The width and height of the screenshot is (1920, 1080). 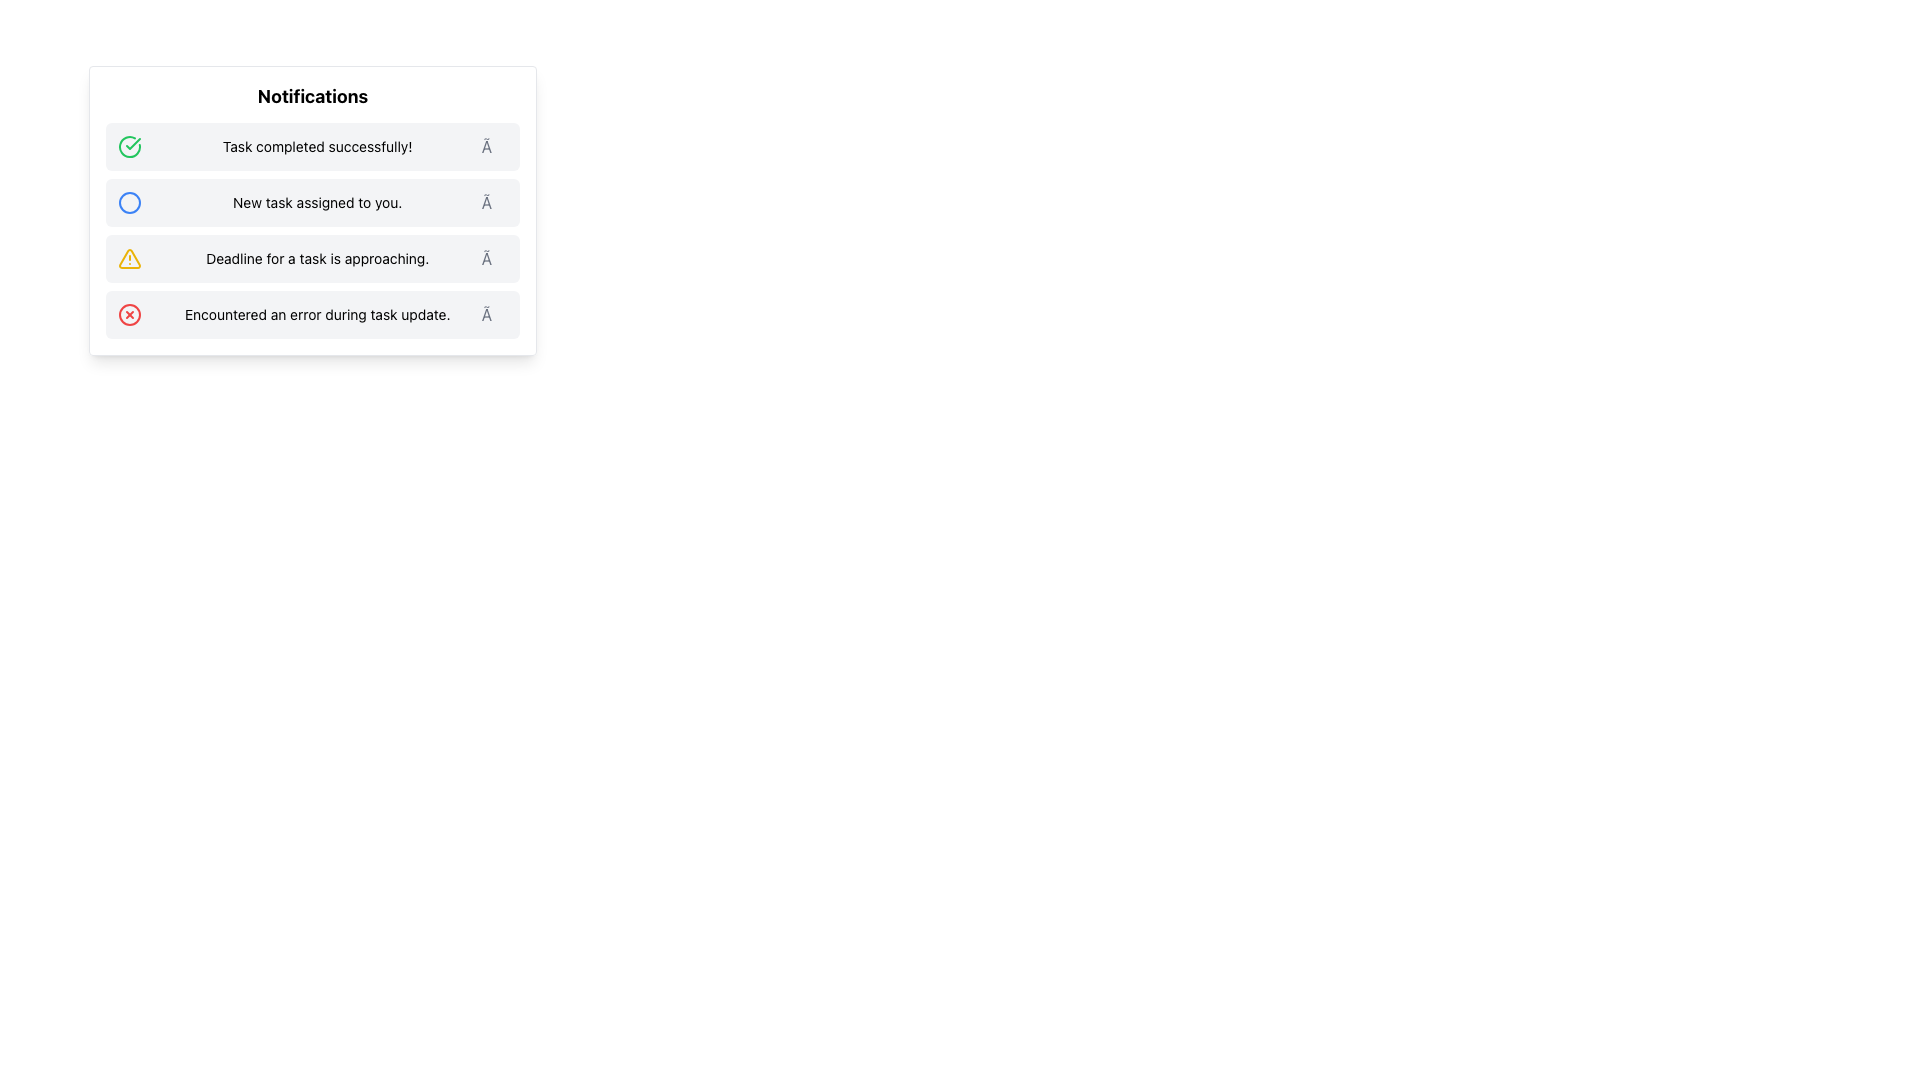 I want to click on the static text element displaying 'Deadline for a task is approaching' in the third notification row of the notification group, so click(x=316, y=257).